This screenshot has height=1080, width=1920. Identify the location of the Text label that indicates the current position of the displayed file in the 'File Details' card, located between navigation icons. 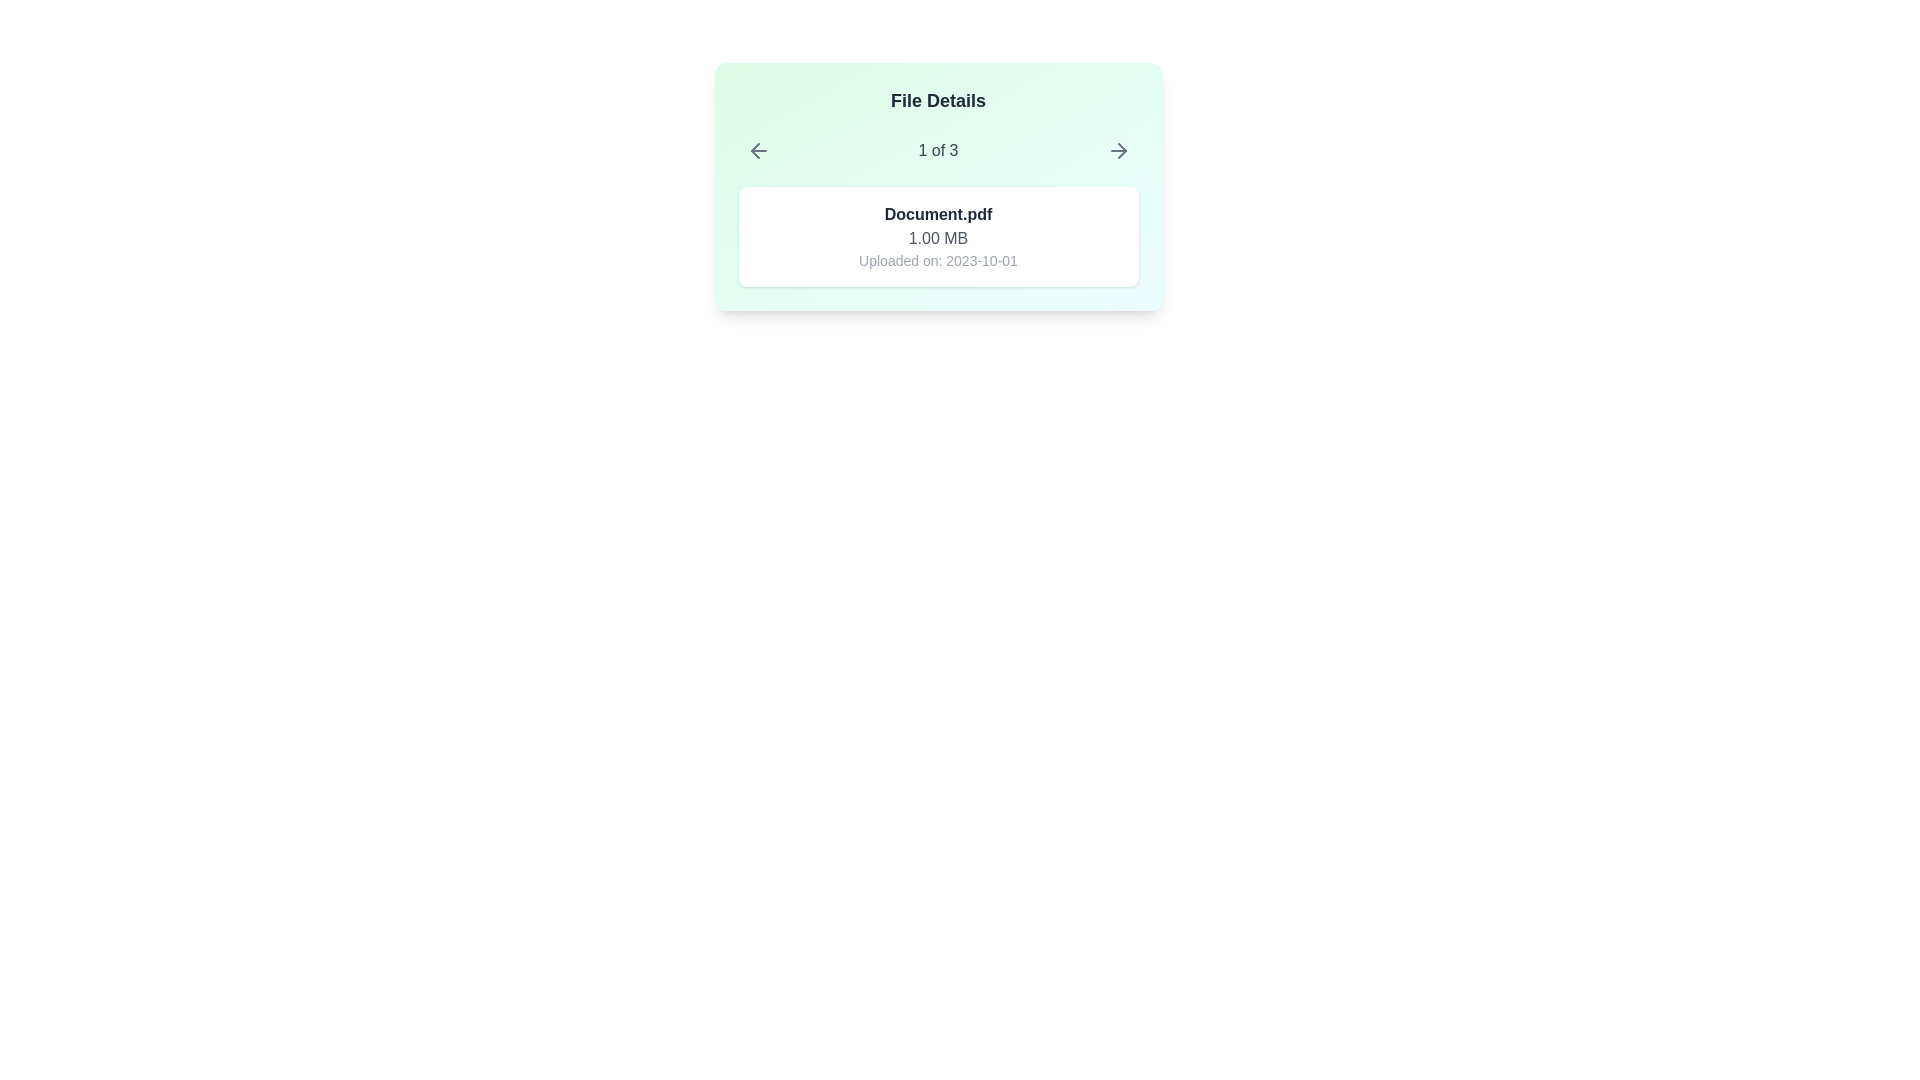
(937, 149).